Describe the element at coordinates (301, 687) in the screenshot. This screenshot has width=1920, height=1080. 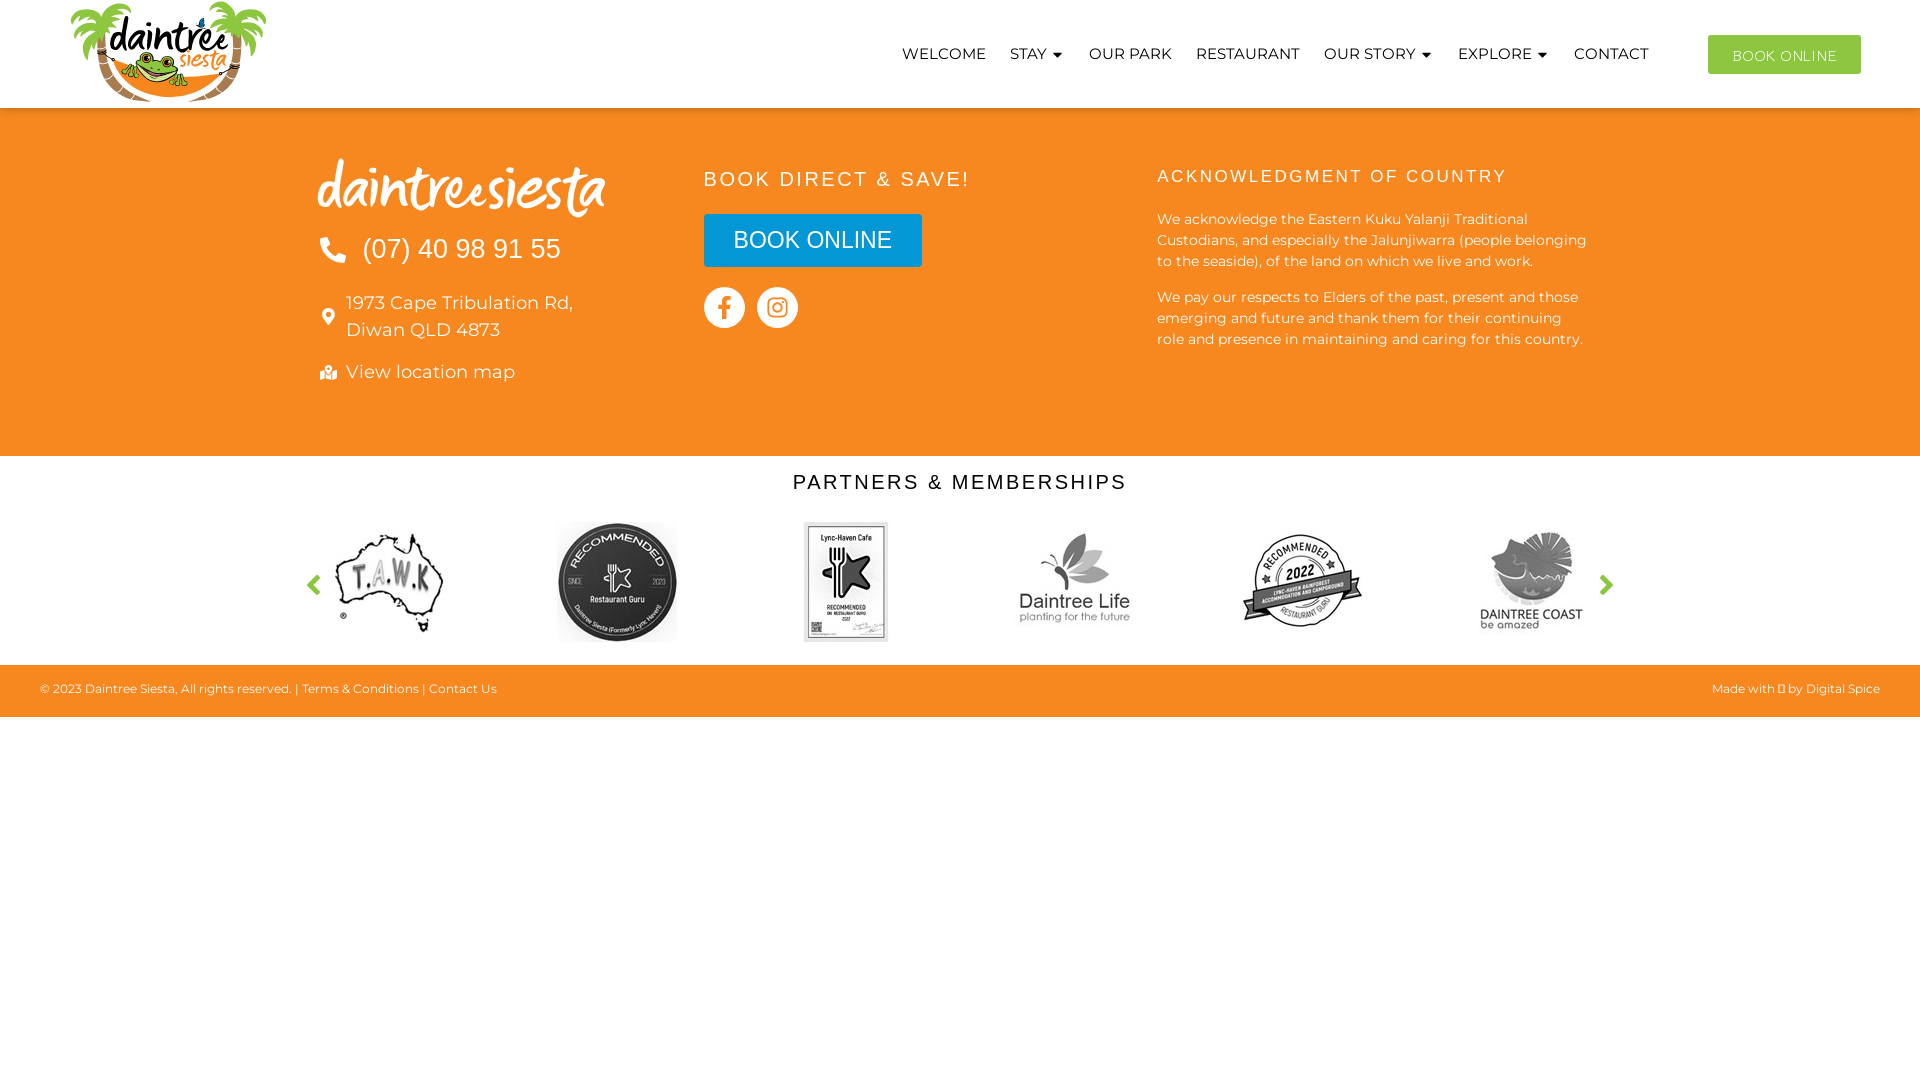
I see `'Terms & Conditions'` at that location.